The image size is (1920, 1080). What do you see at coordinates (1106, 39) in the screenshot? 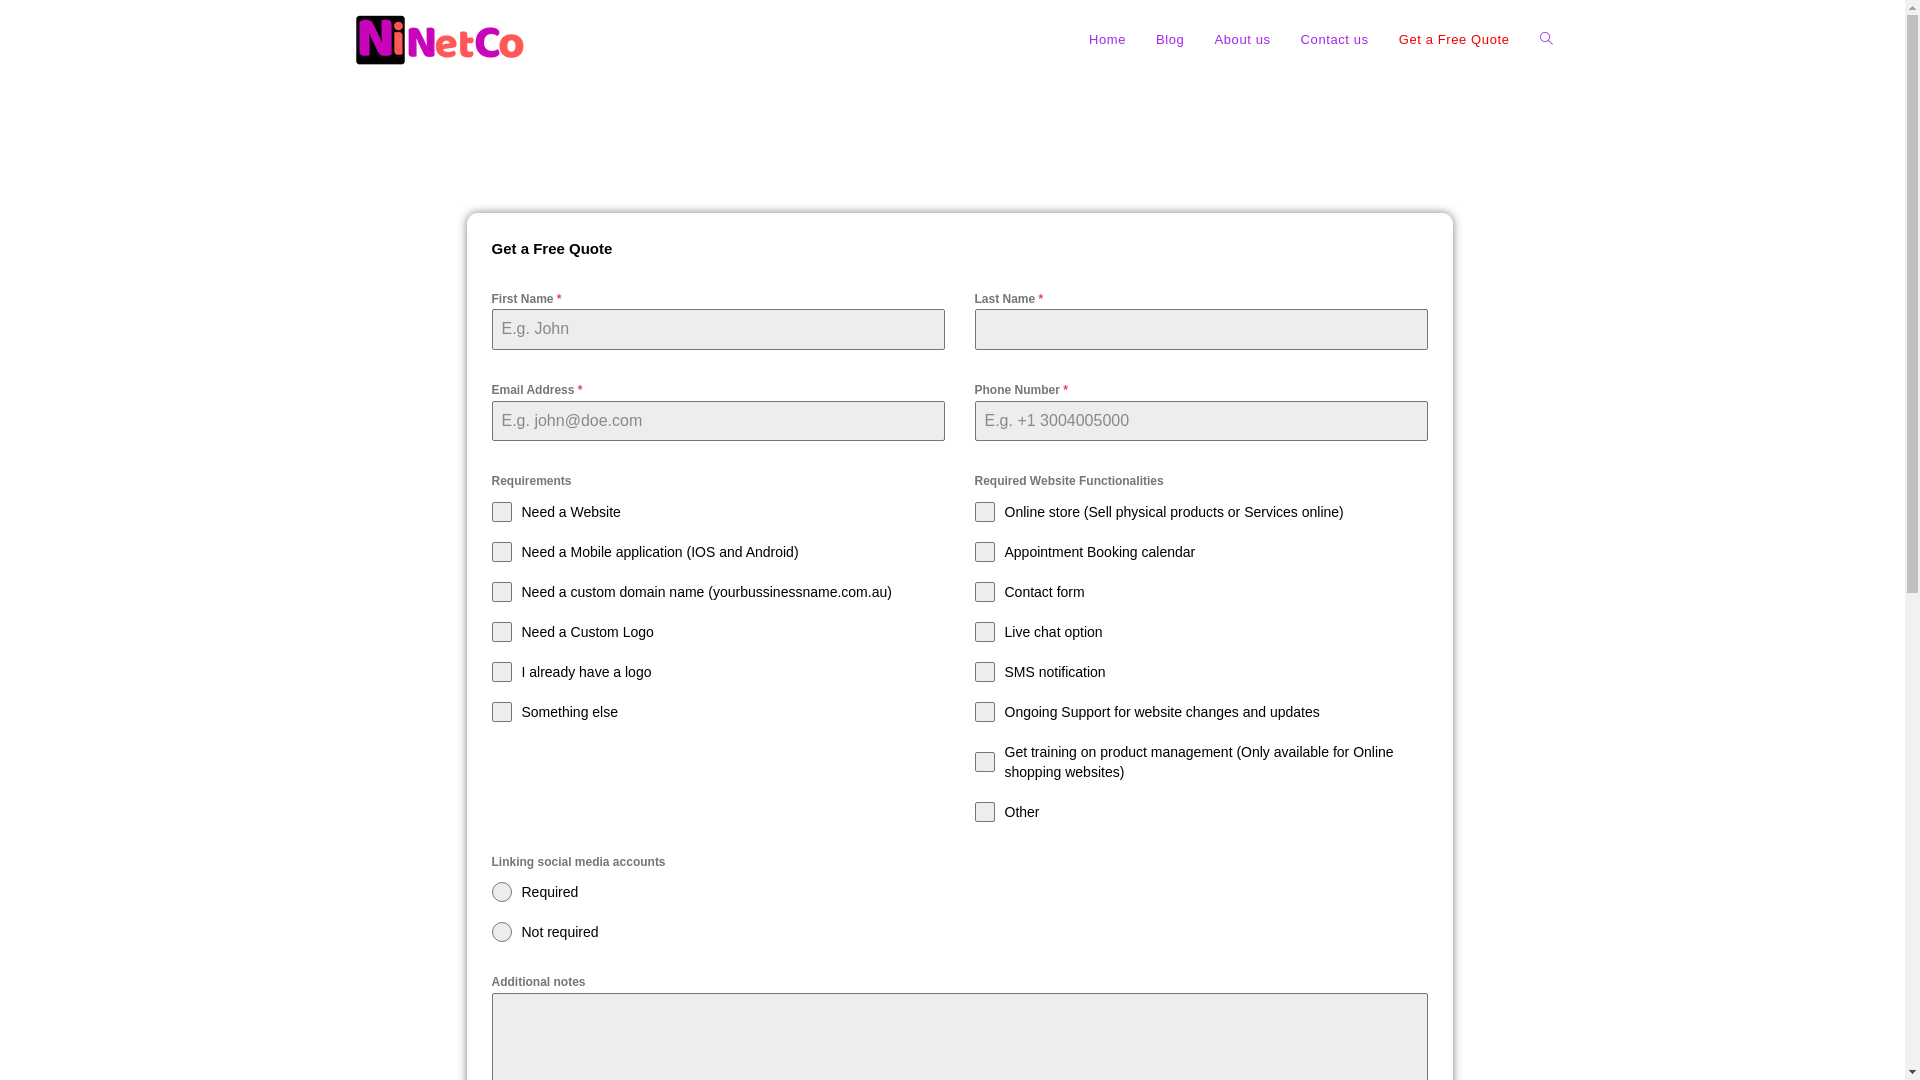
I see `'Home'` at bounding box center [1106, 39].